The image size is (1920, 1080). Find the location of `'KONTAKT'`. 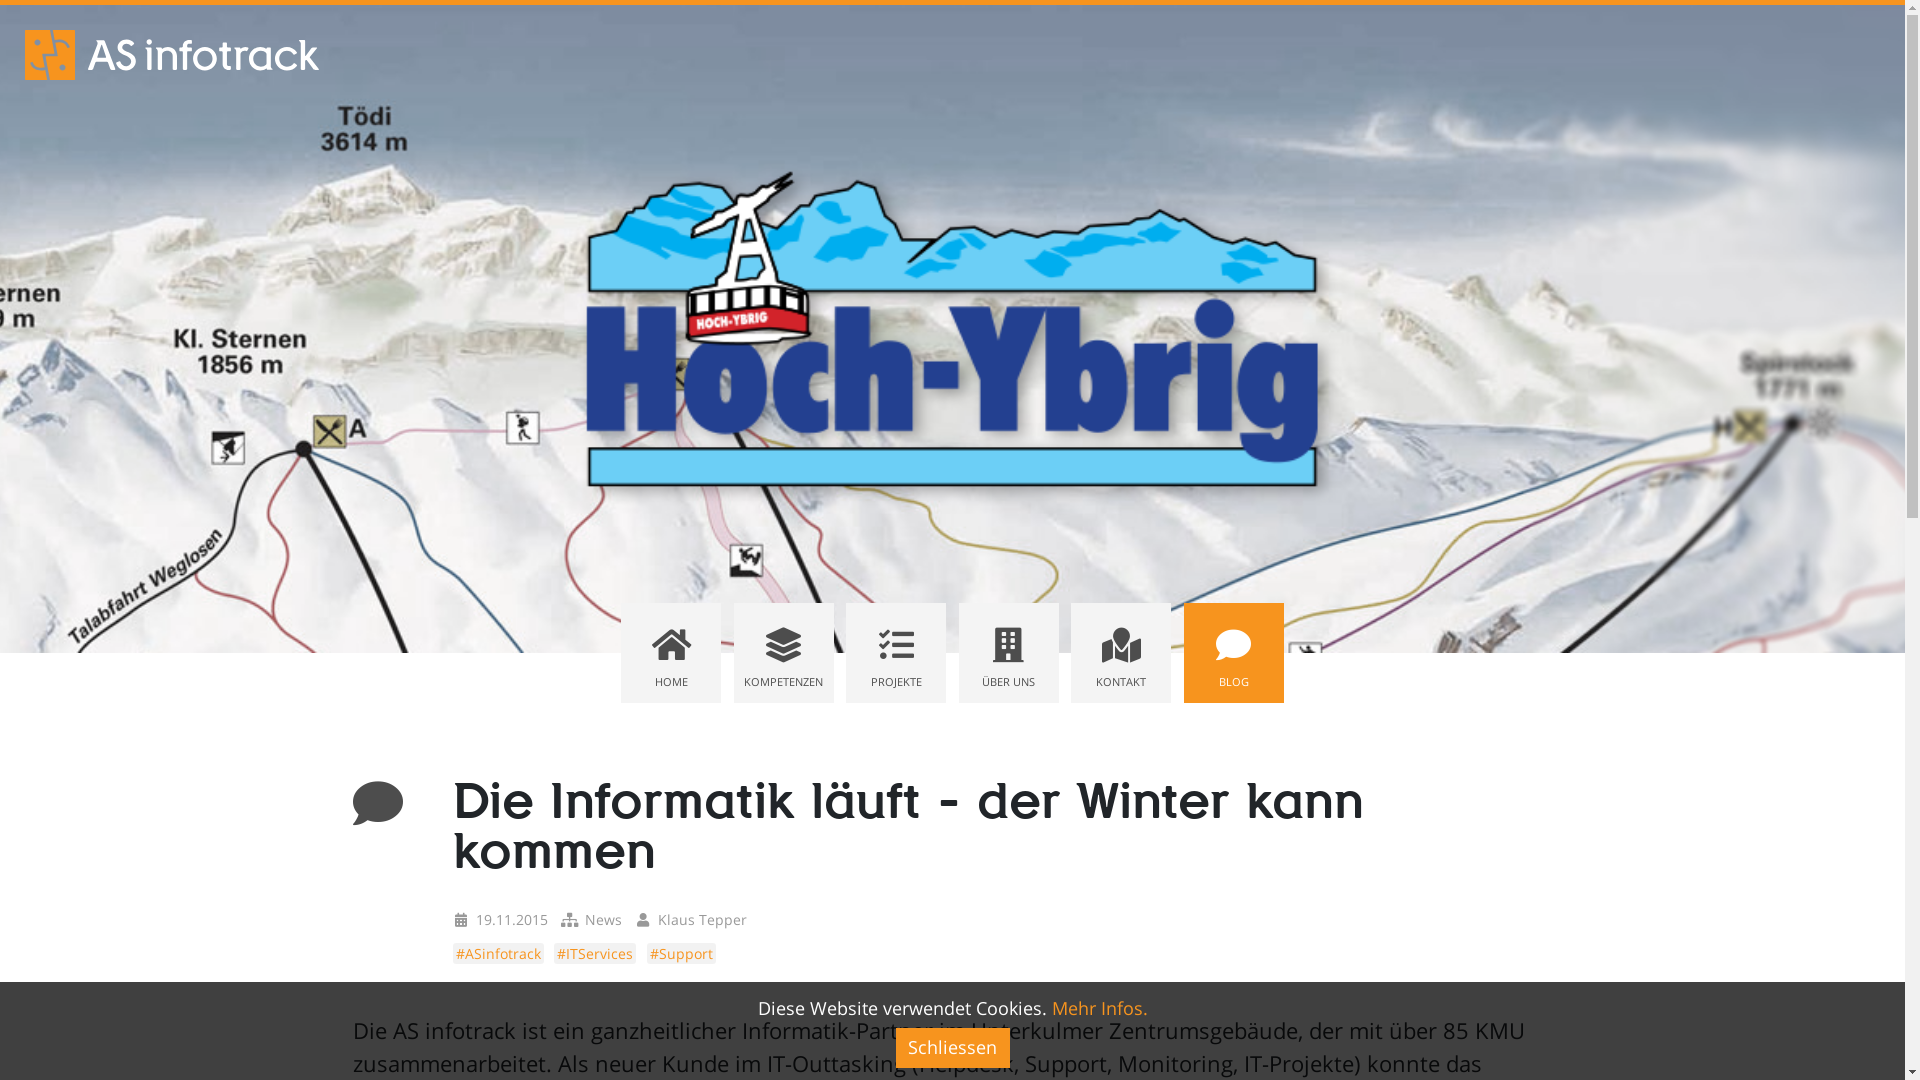

'KONTAKT' is located at coordinates (1121, 652).